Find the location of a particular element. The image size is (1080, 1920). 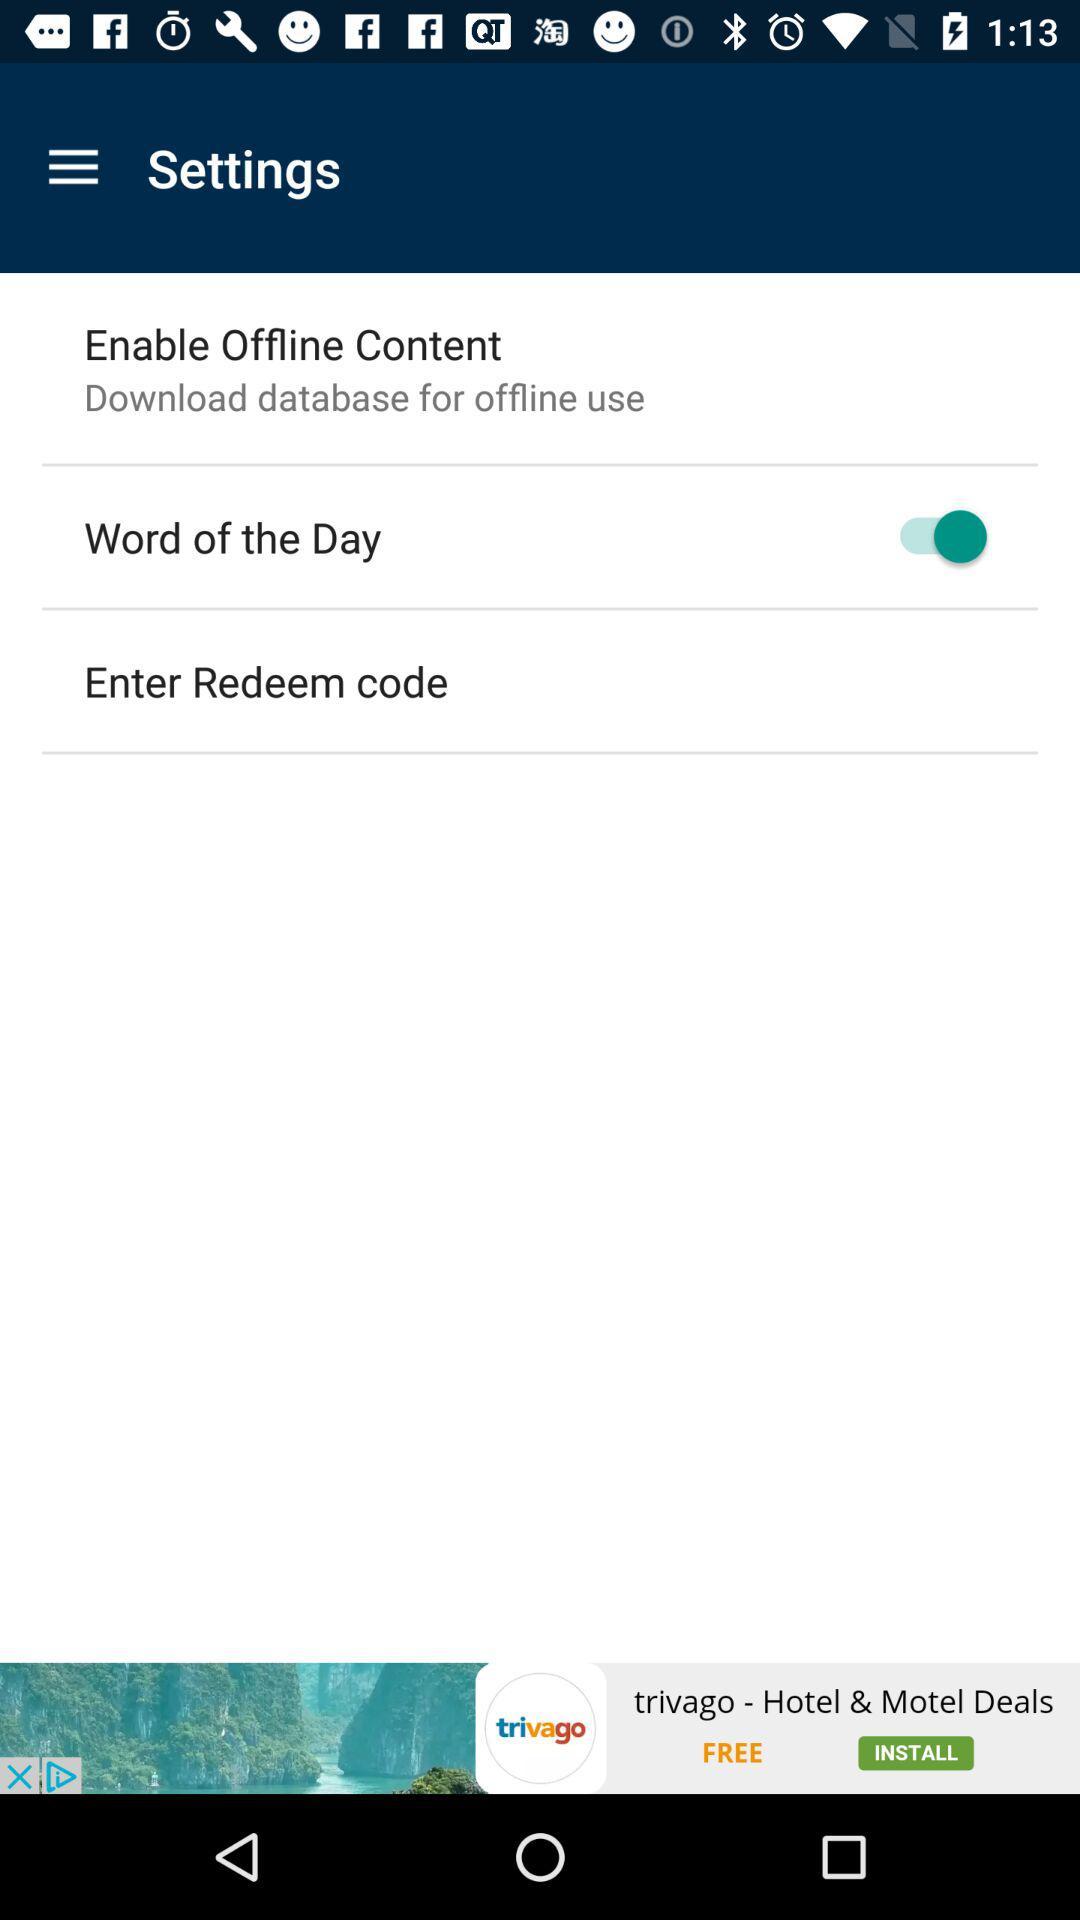

advertisement is located at coordinates (540, 1727).